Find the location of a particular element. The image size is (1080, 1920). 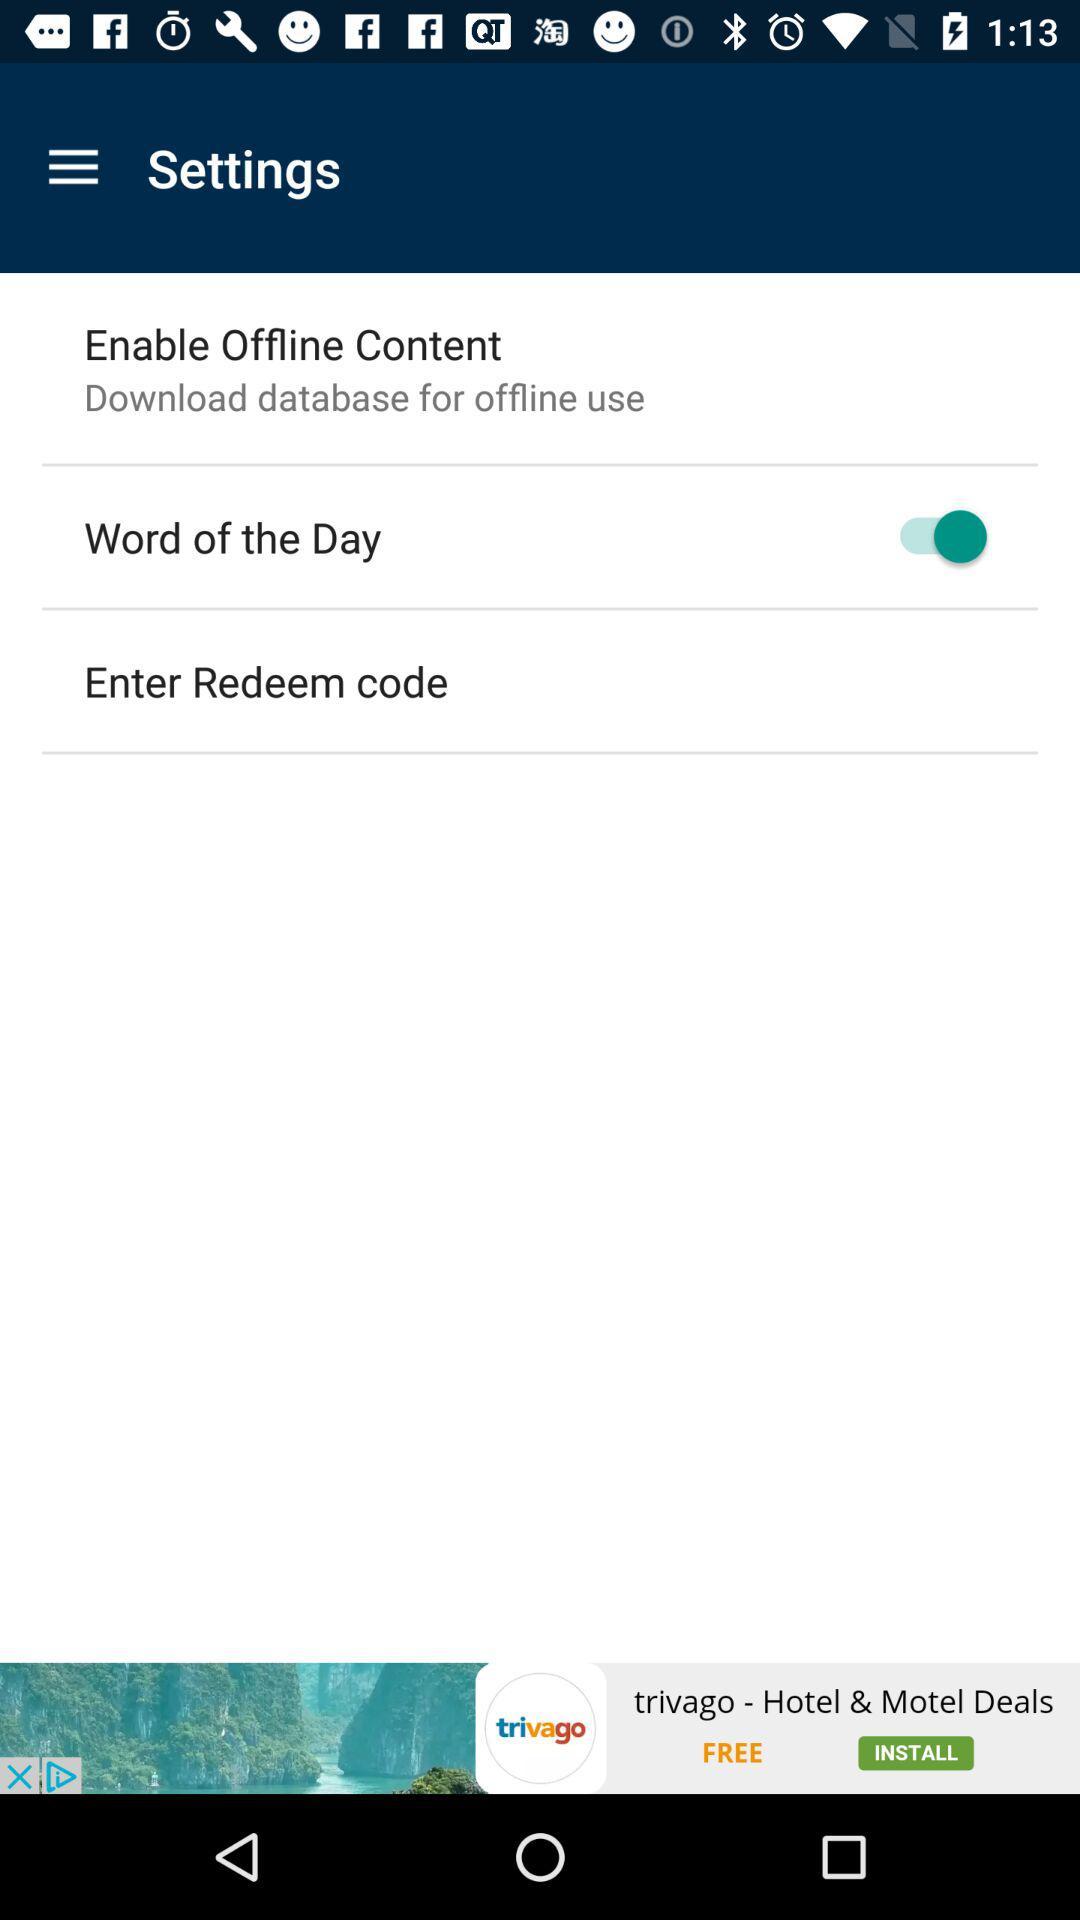

advertisement is located at coordinates (540, 1727).